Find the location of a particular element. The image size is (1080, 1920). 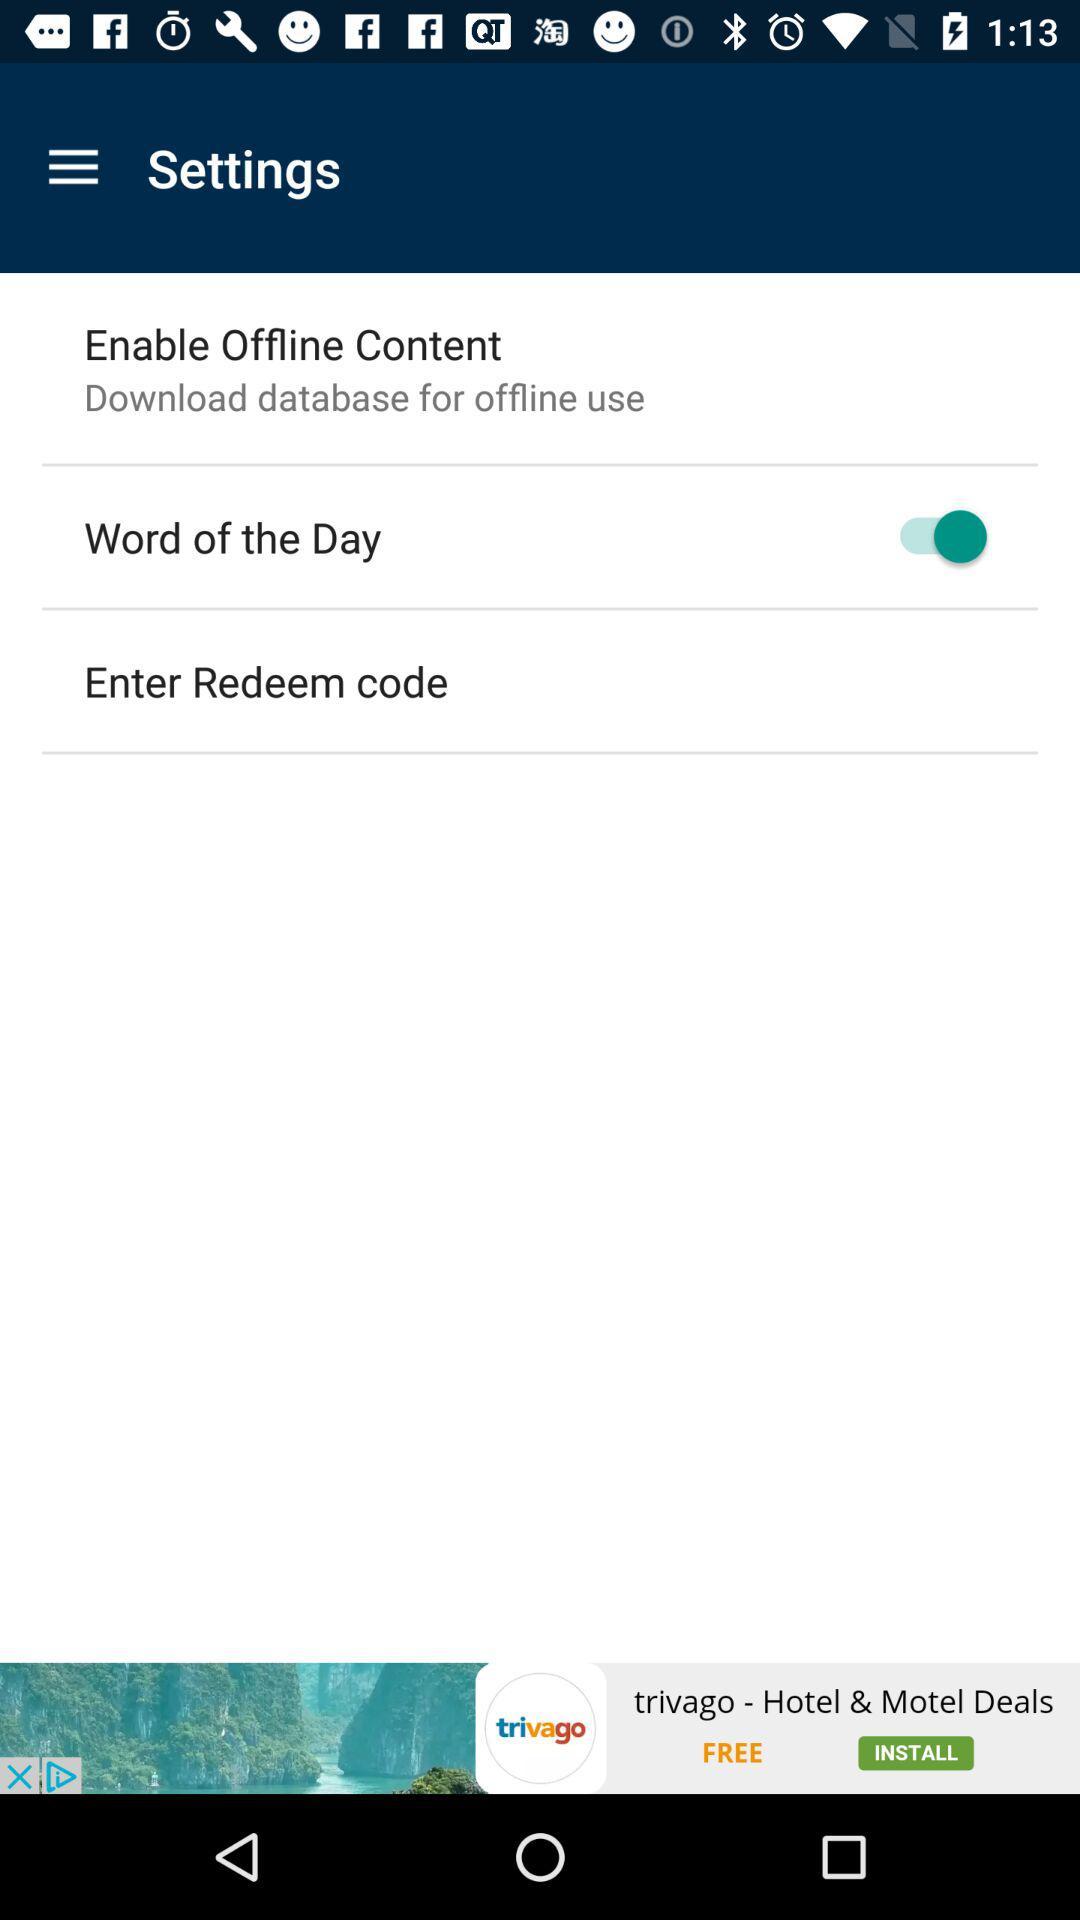

advertisement is located at coordinates (540, 1727).